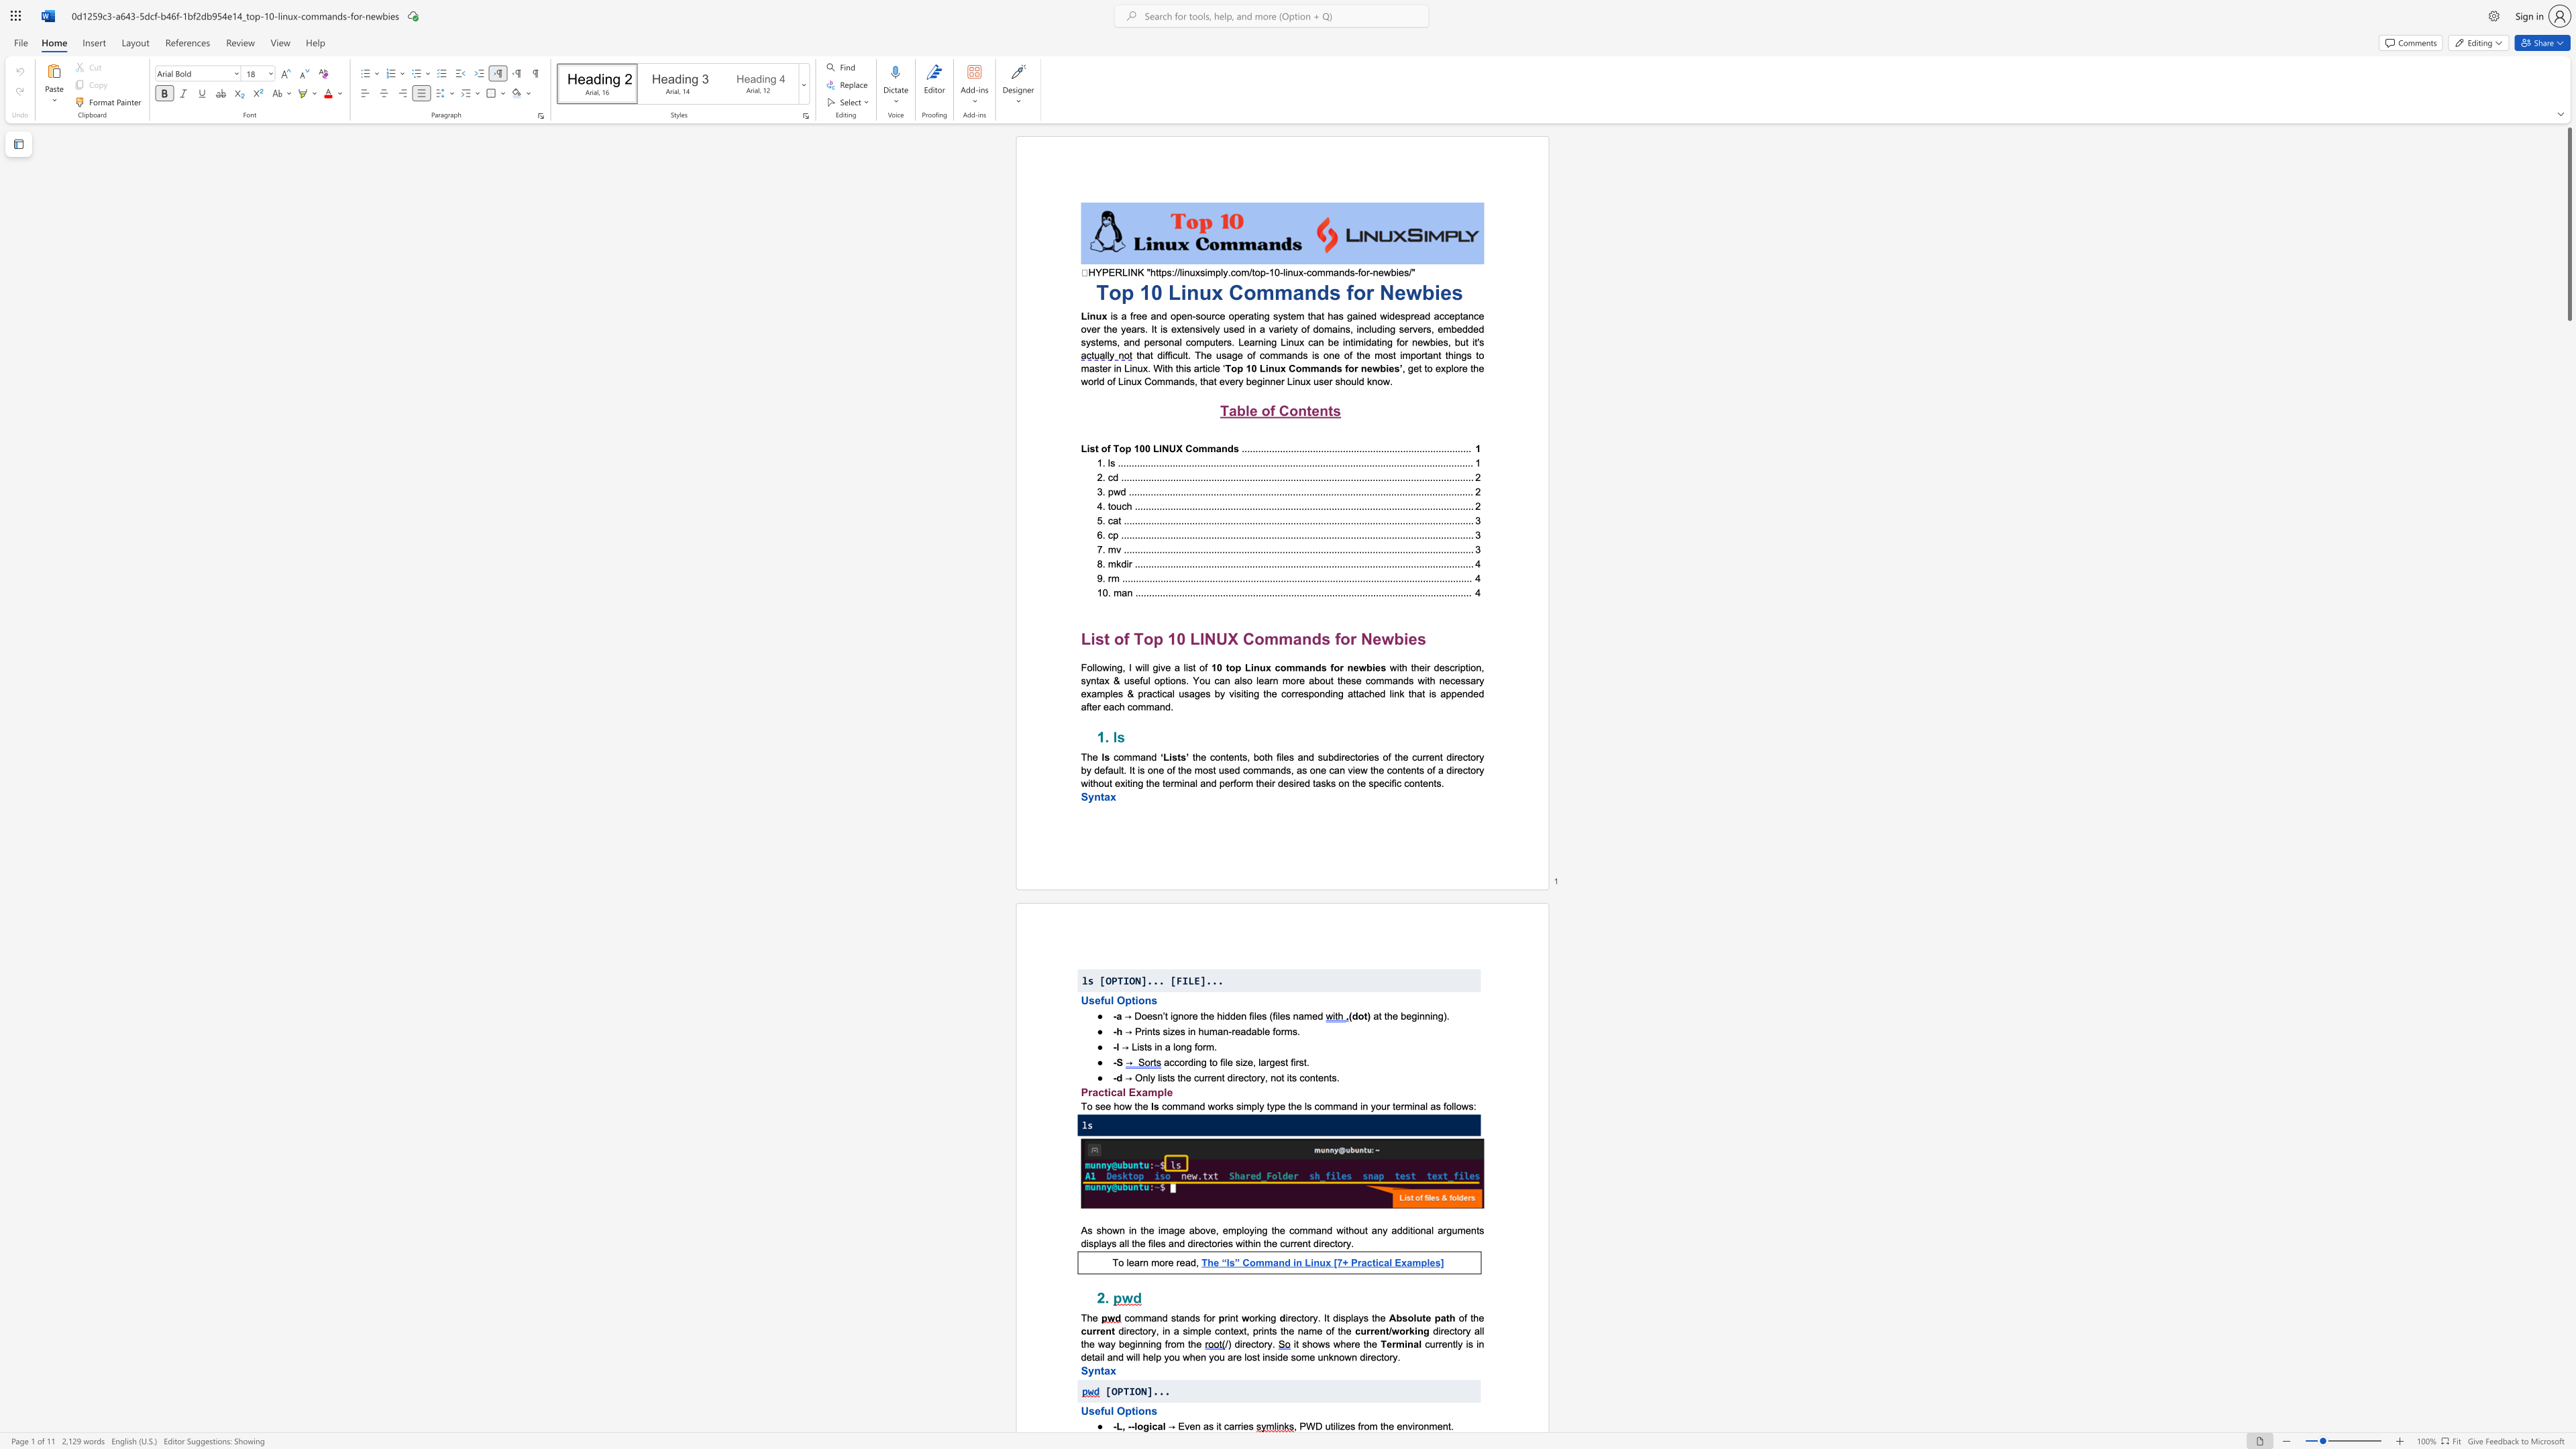  What do you see at coordinates (1081, 1343) in the screenshot?
I see `the 2th character "t" in the text` at bounding box center [1081, 1343].